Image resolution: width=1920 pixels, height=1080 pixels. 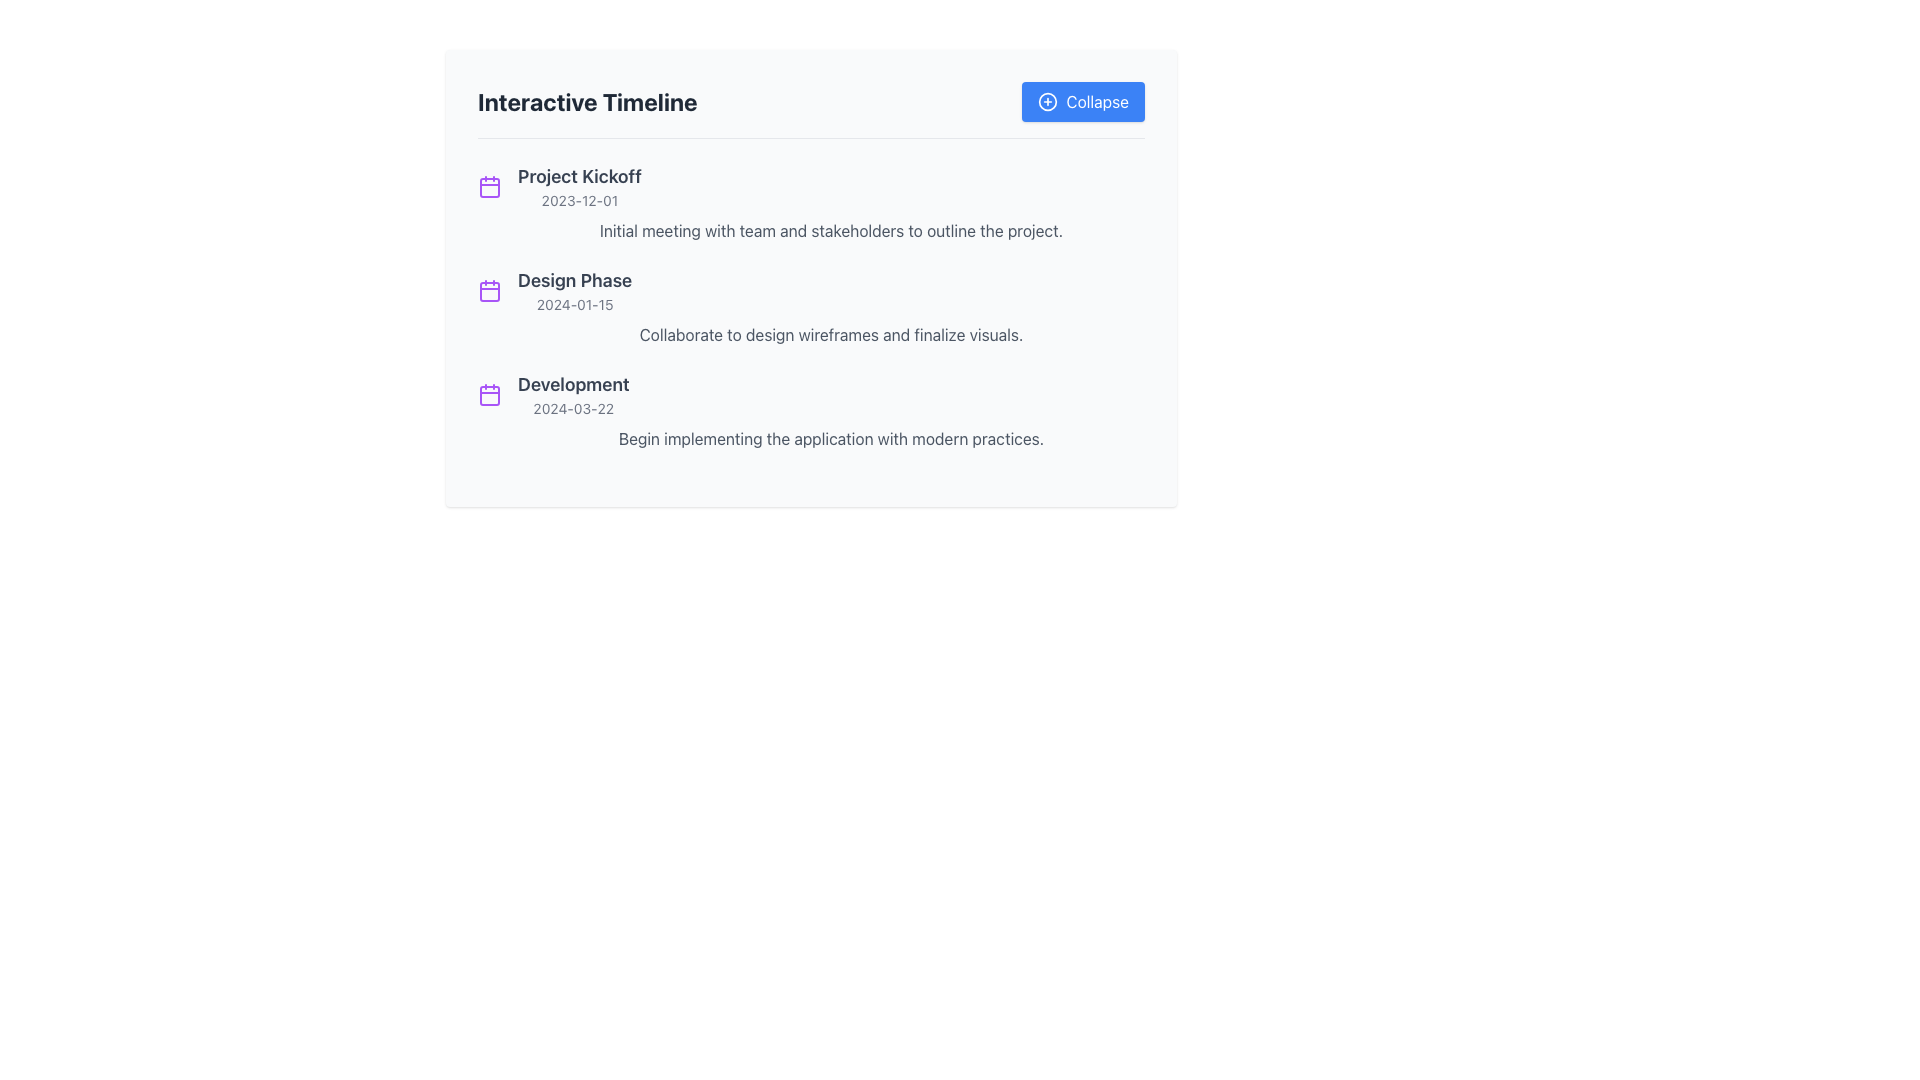 What do you see at coordinates (811, 307) in the screenshot?
I see `the 'Project Kickoff', 'Design Phase', or 'Development' subsection in the Interactive Timeline component if interactive behavior exists` at bounding box center [811, 307].